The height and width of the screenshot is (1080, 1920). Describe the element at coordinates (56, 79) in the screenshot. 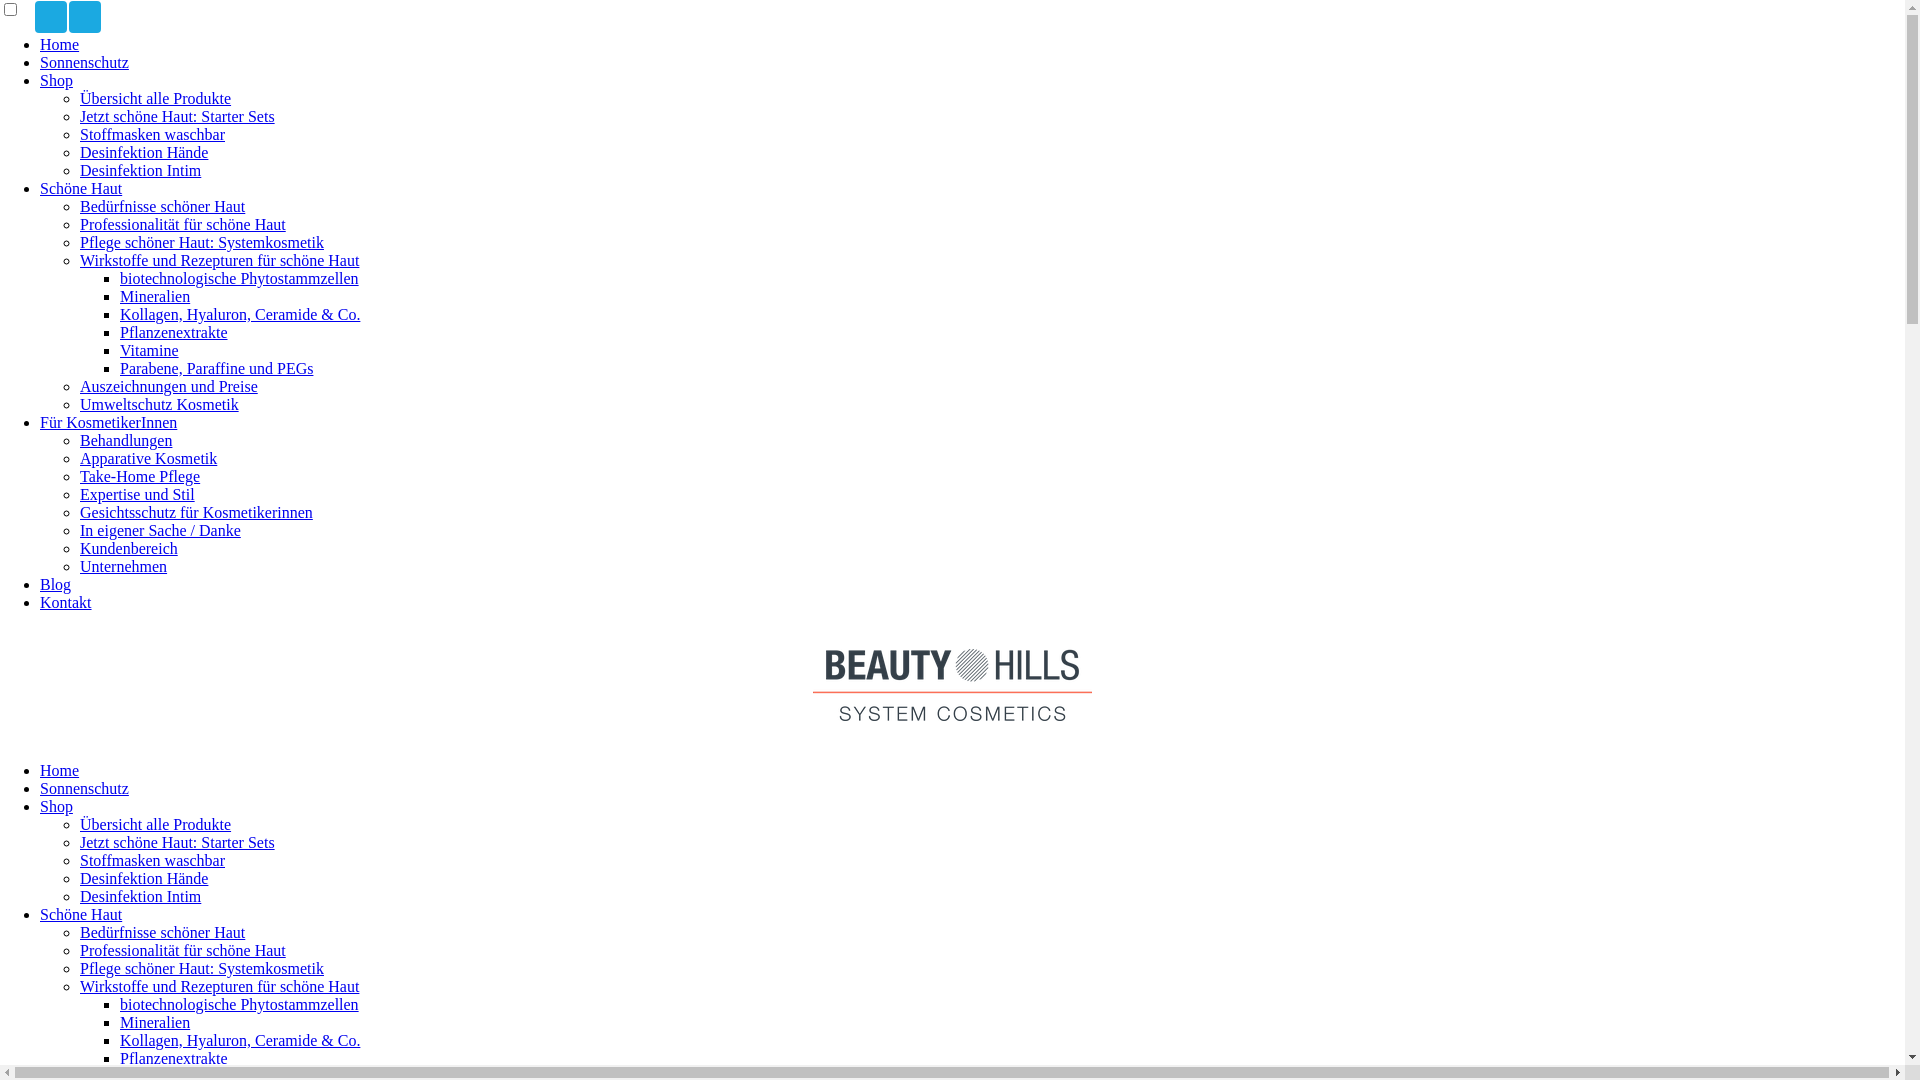

I see `'Shop'` at that location.